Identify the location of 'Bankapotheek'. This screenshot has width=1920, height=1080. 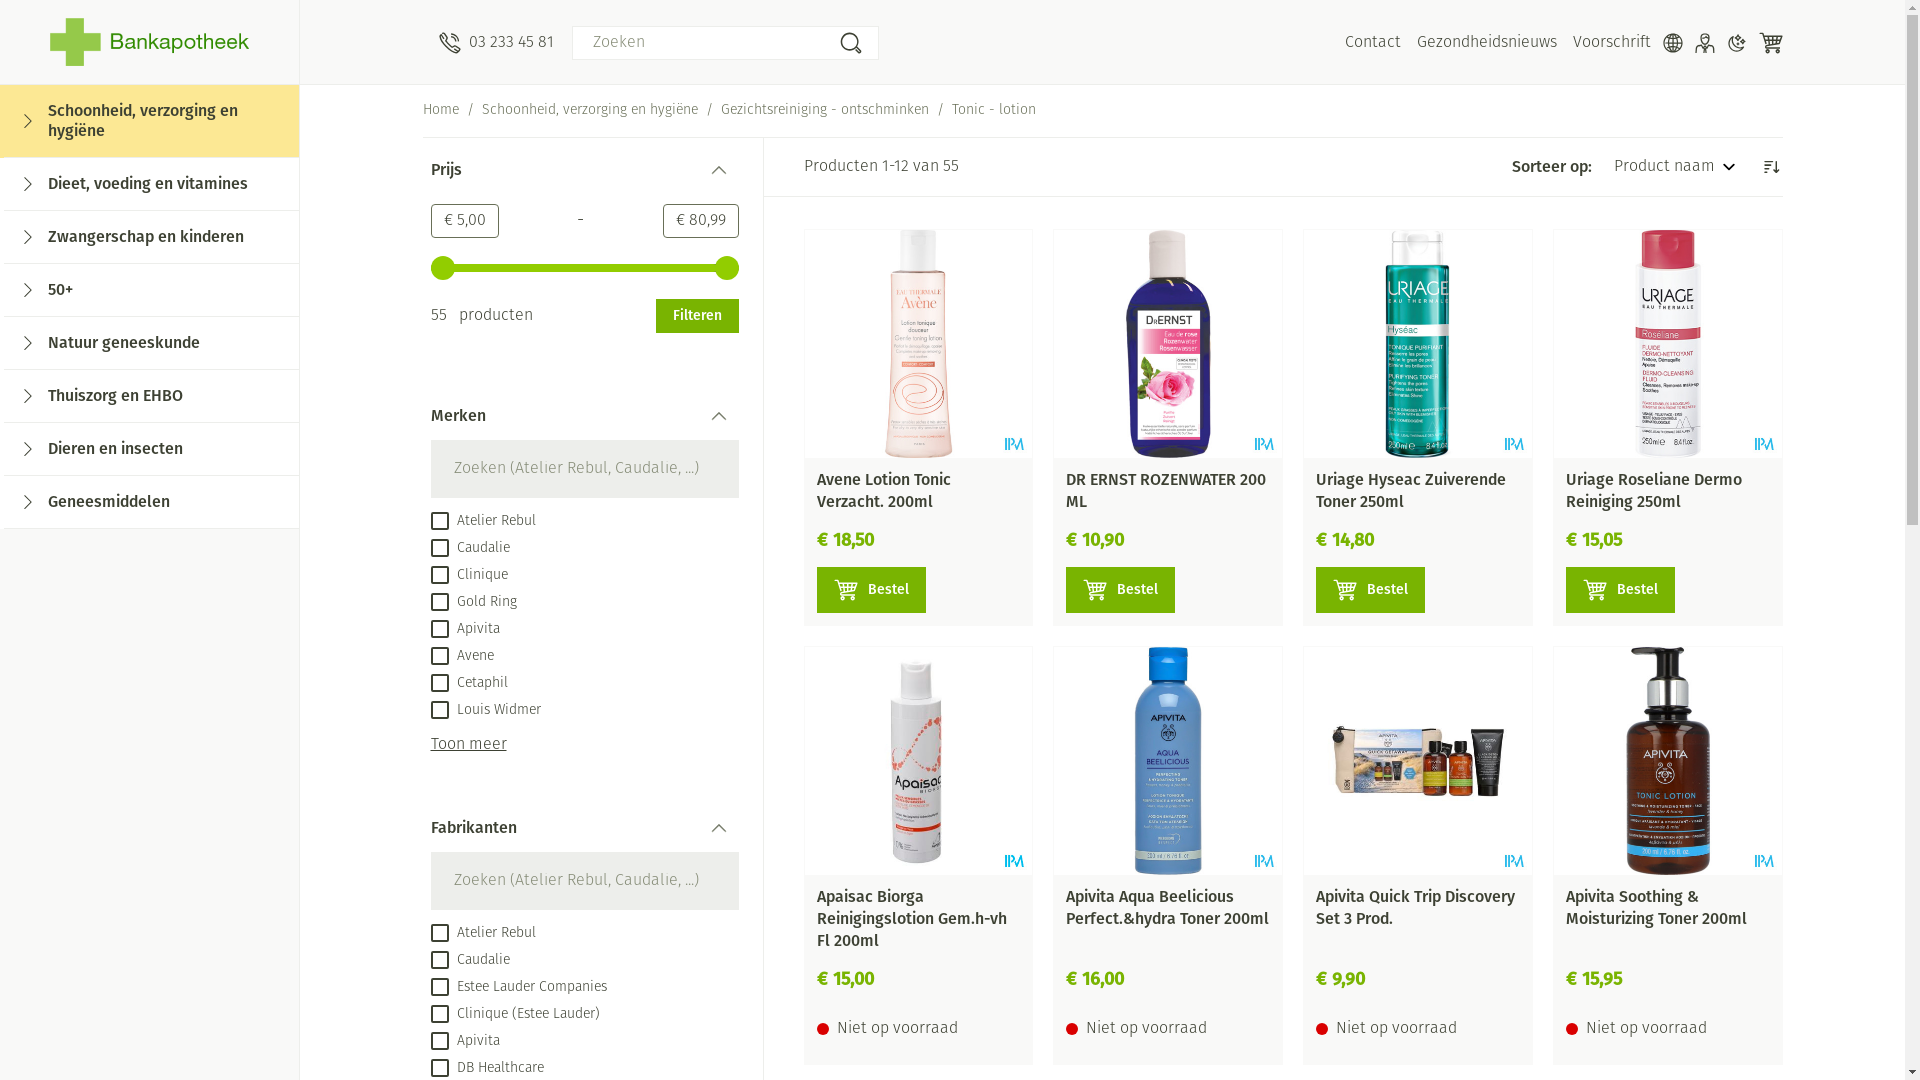
(148, 42).